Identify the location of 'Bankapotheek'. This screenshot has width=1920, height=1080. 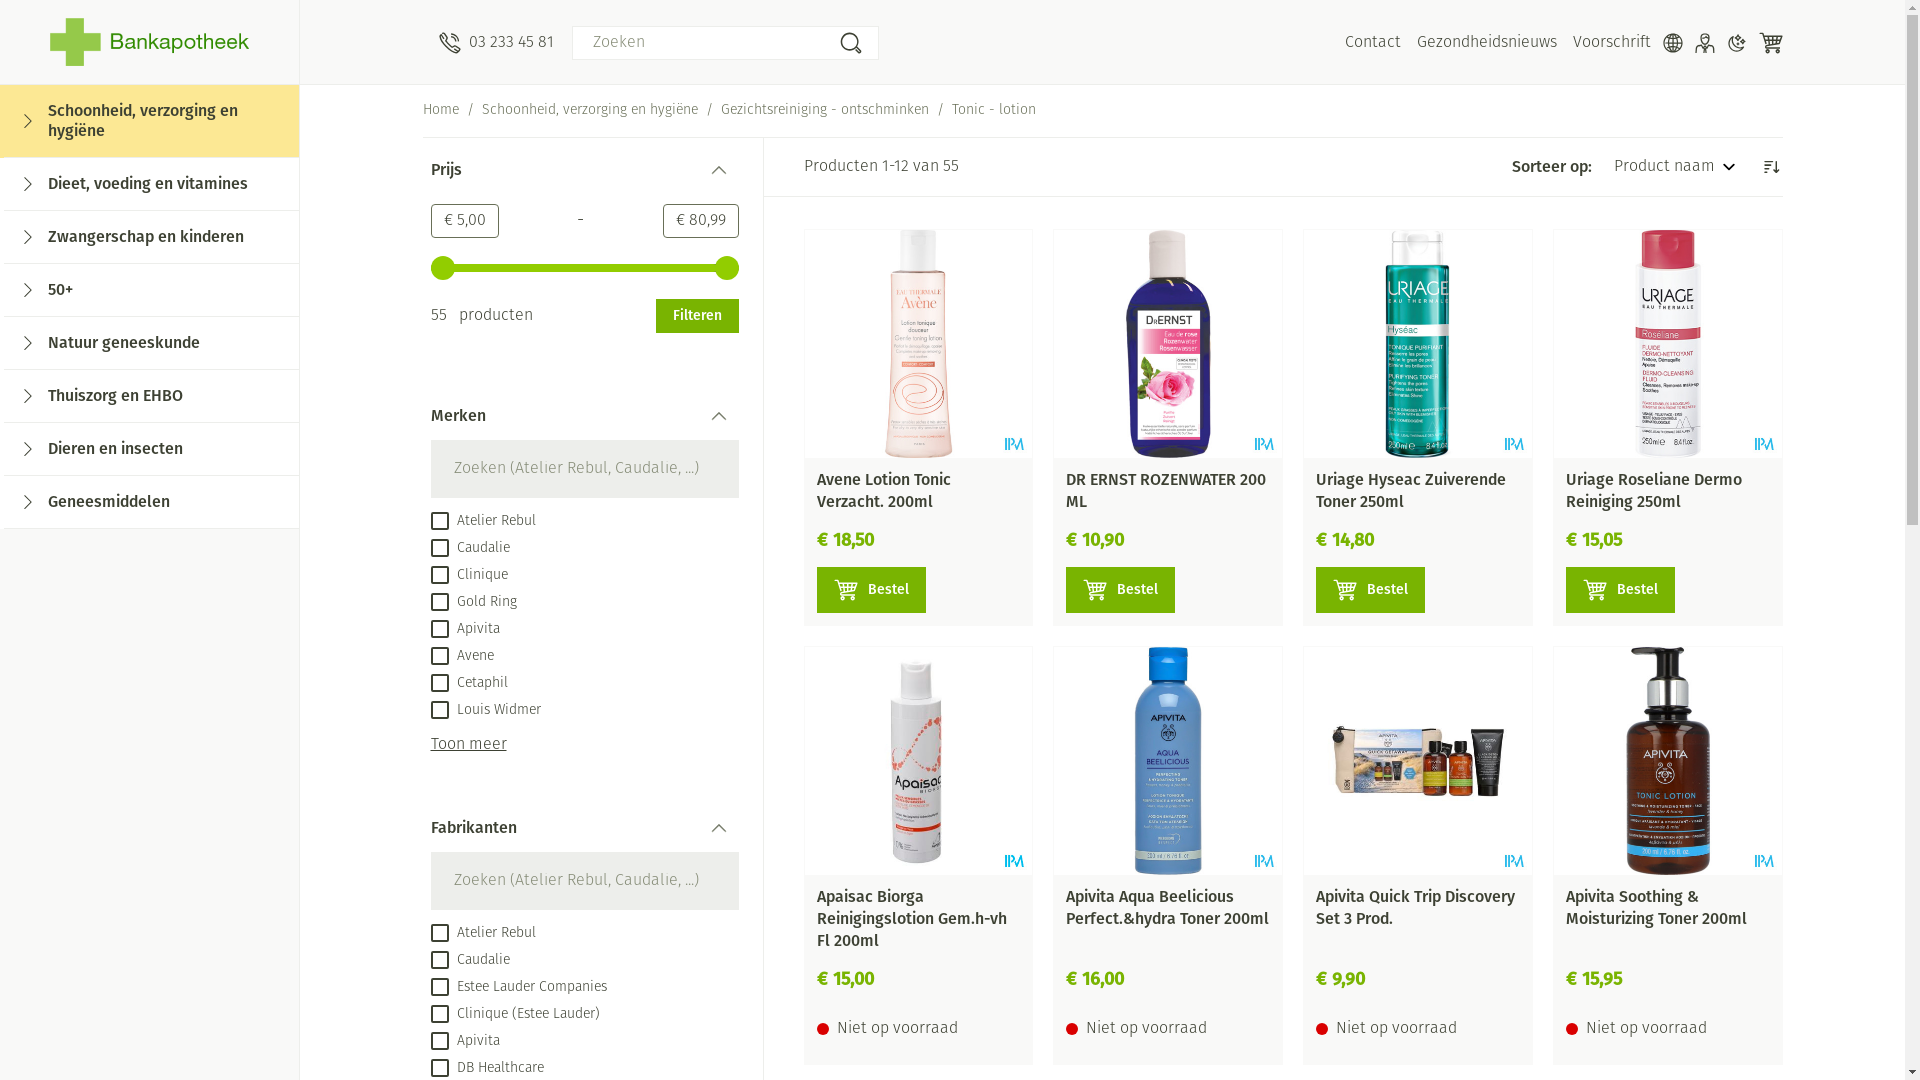
(148, 42).